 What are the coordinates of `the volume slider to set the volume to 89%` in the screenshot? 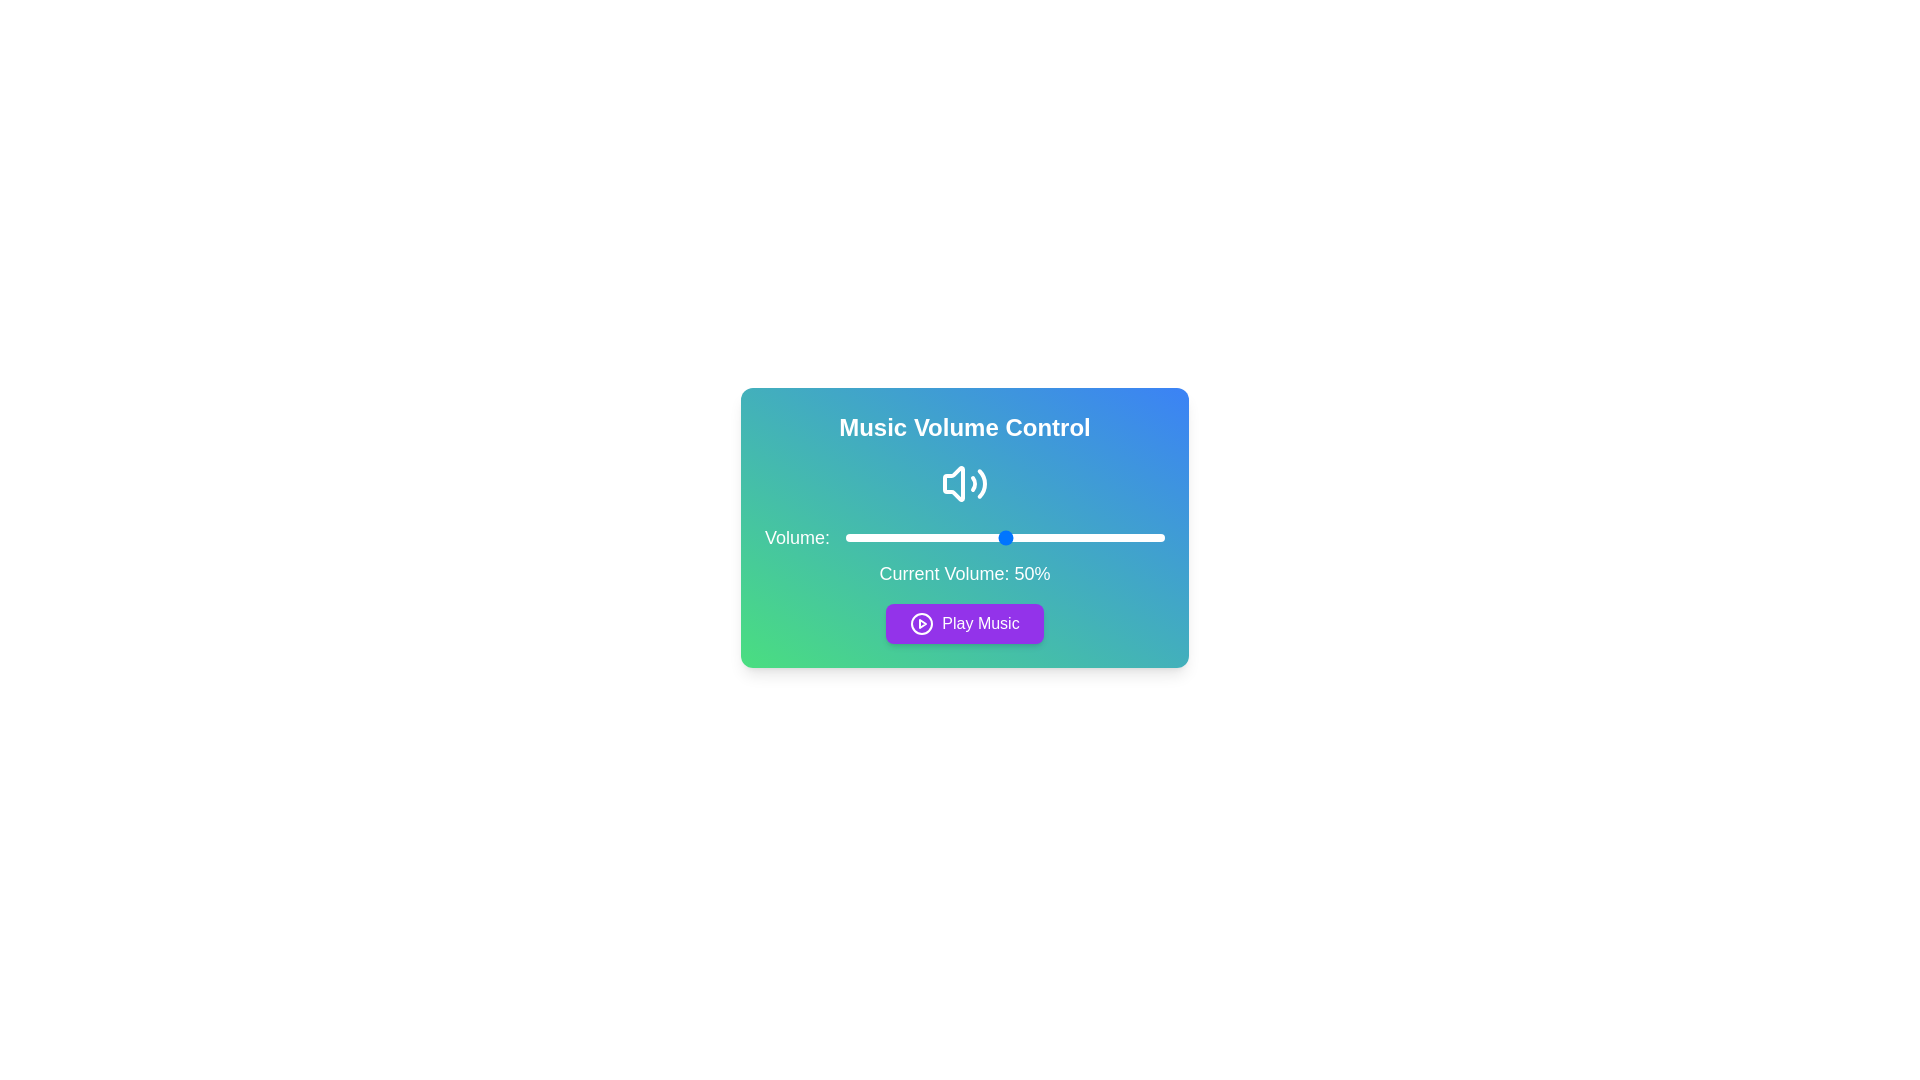 It's located at (1129, 536).